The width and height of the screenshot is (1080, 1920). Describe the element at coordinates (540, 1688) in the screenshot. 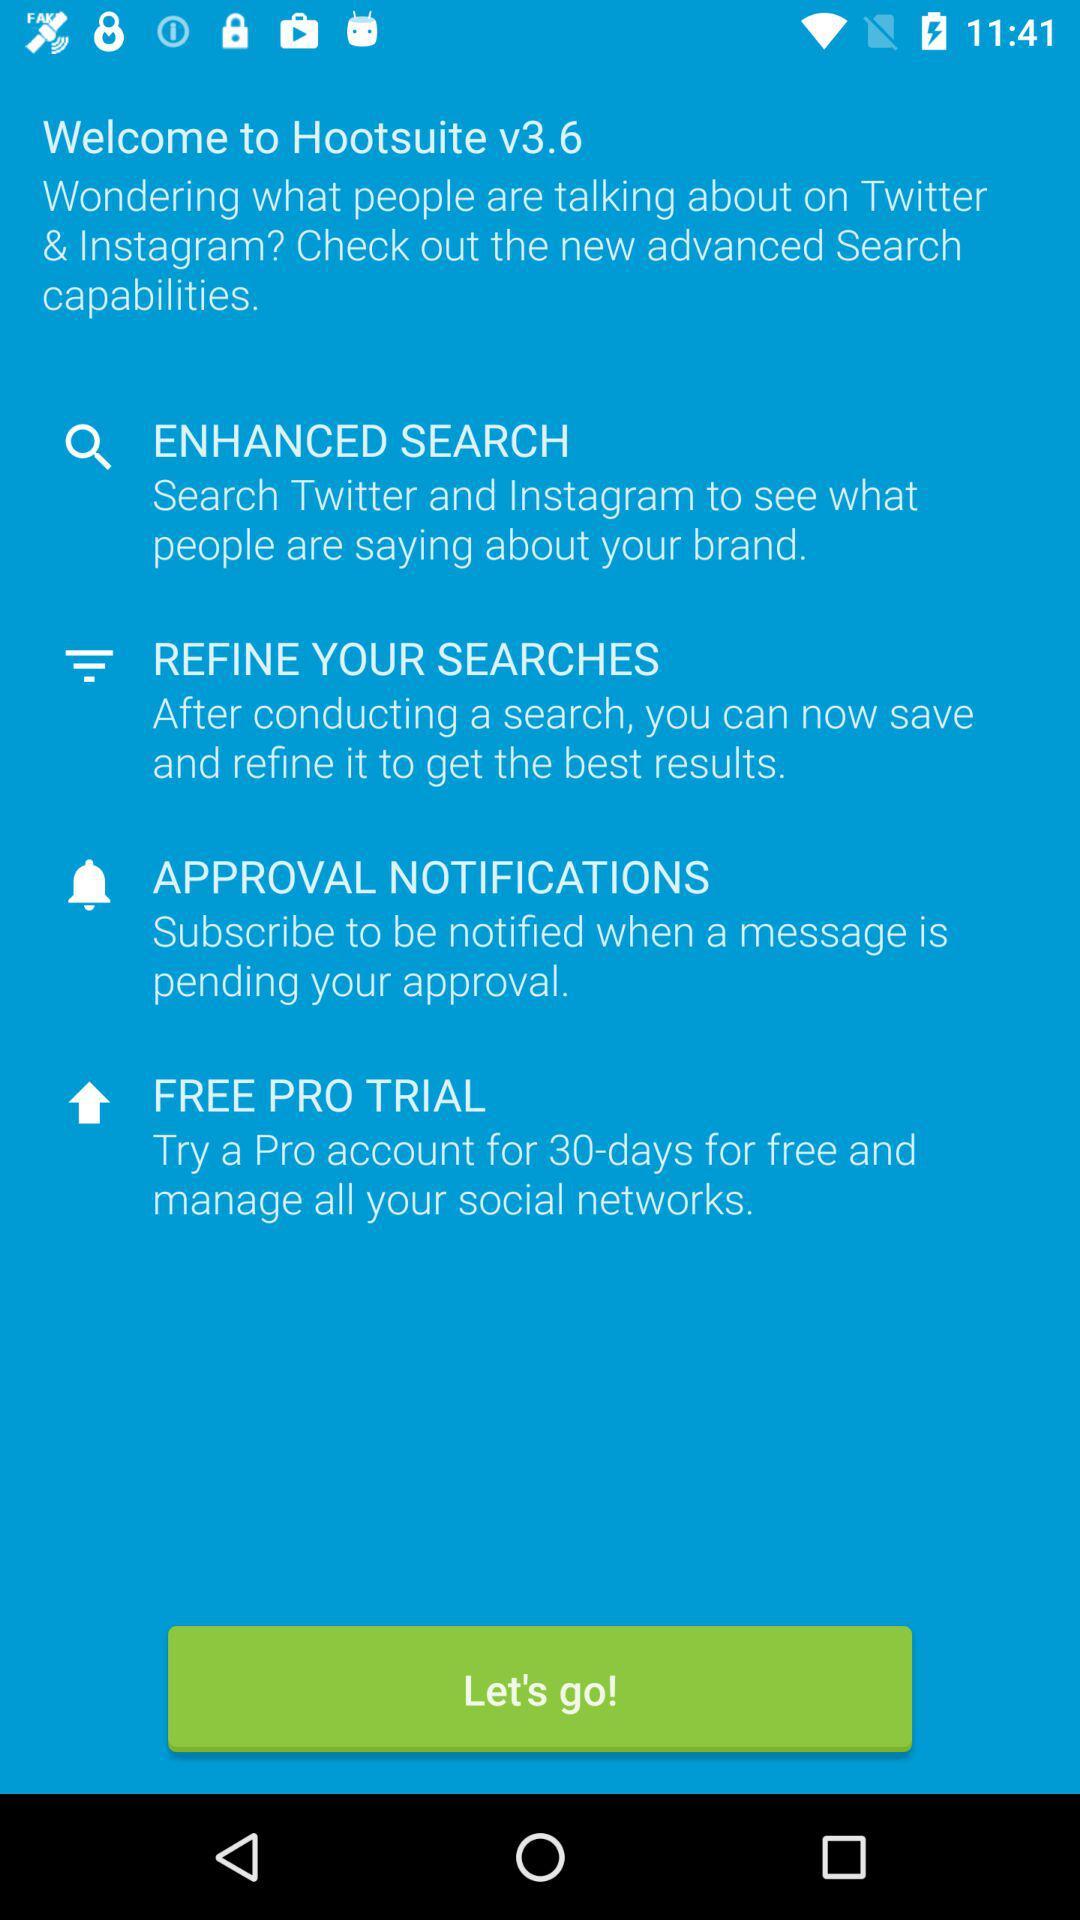

I see `the item below try a pro item` at that location.